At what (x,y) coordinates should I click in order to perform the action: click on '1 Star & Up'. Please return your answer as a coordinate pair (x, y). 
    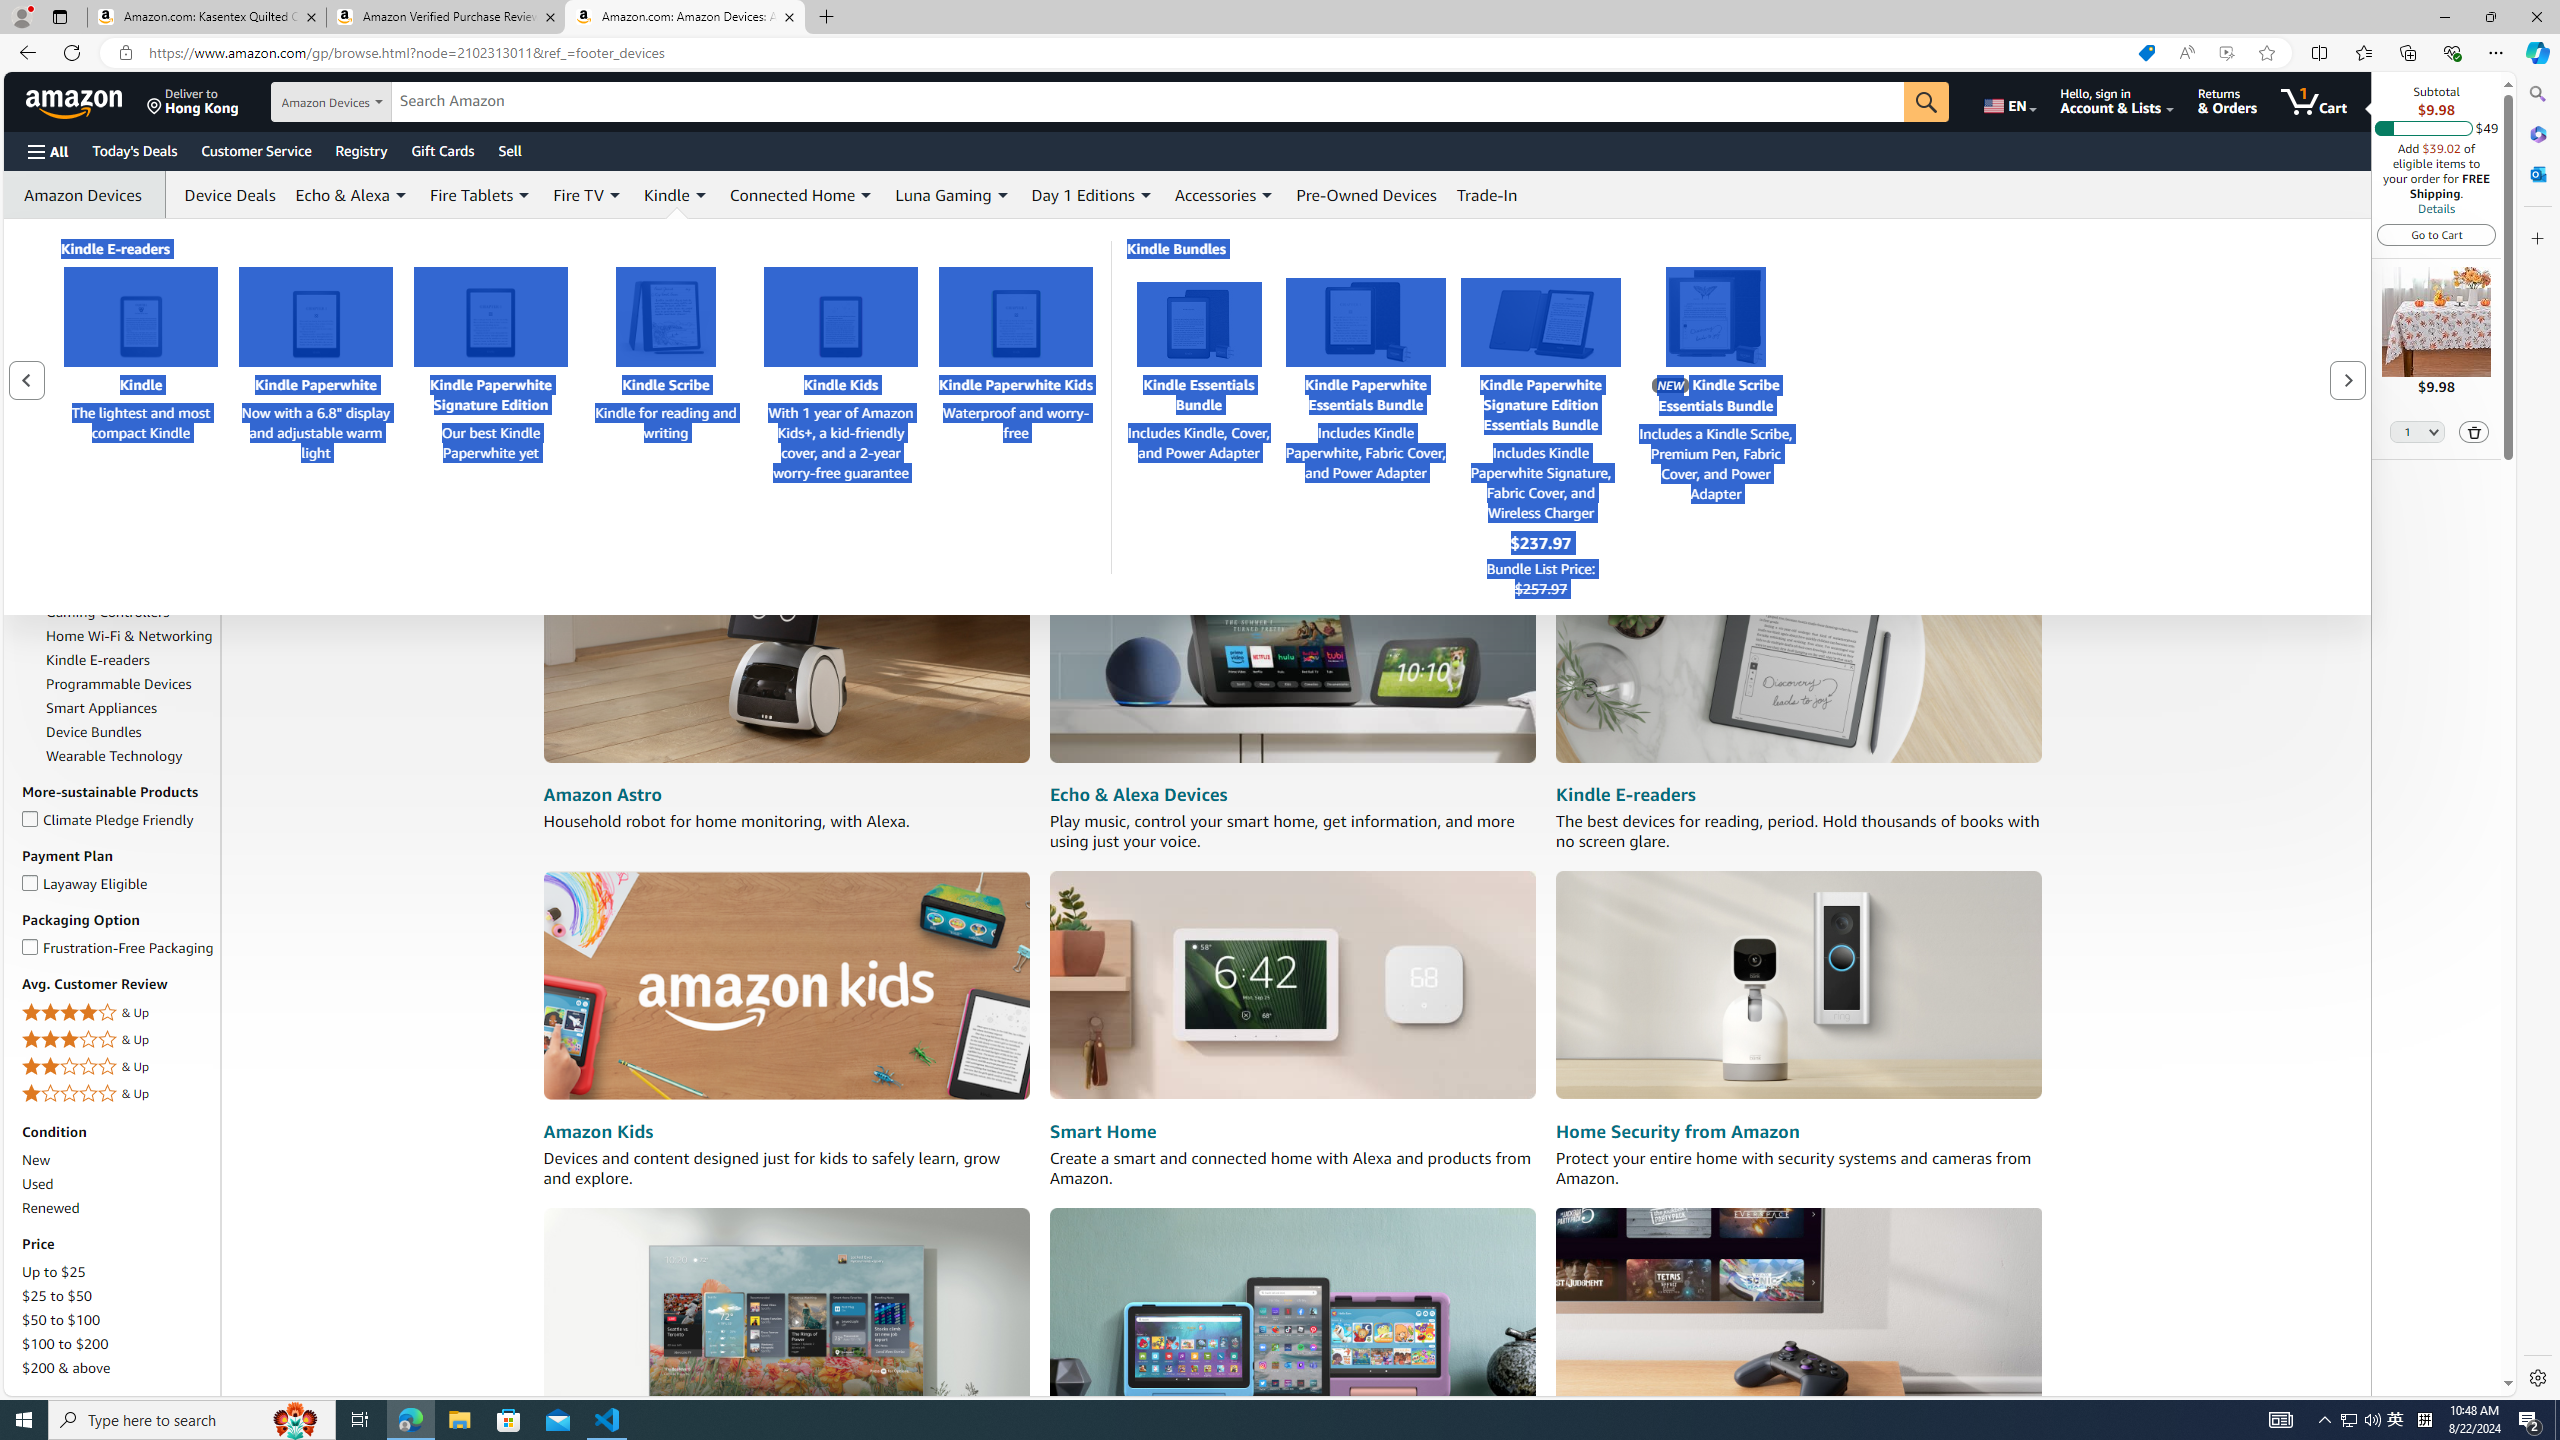
    Looking at the image, I should click on (118, 1092).